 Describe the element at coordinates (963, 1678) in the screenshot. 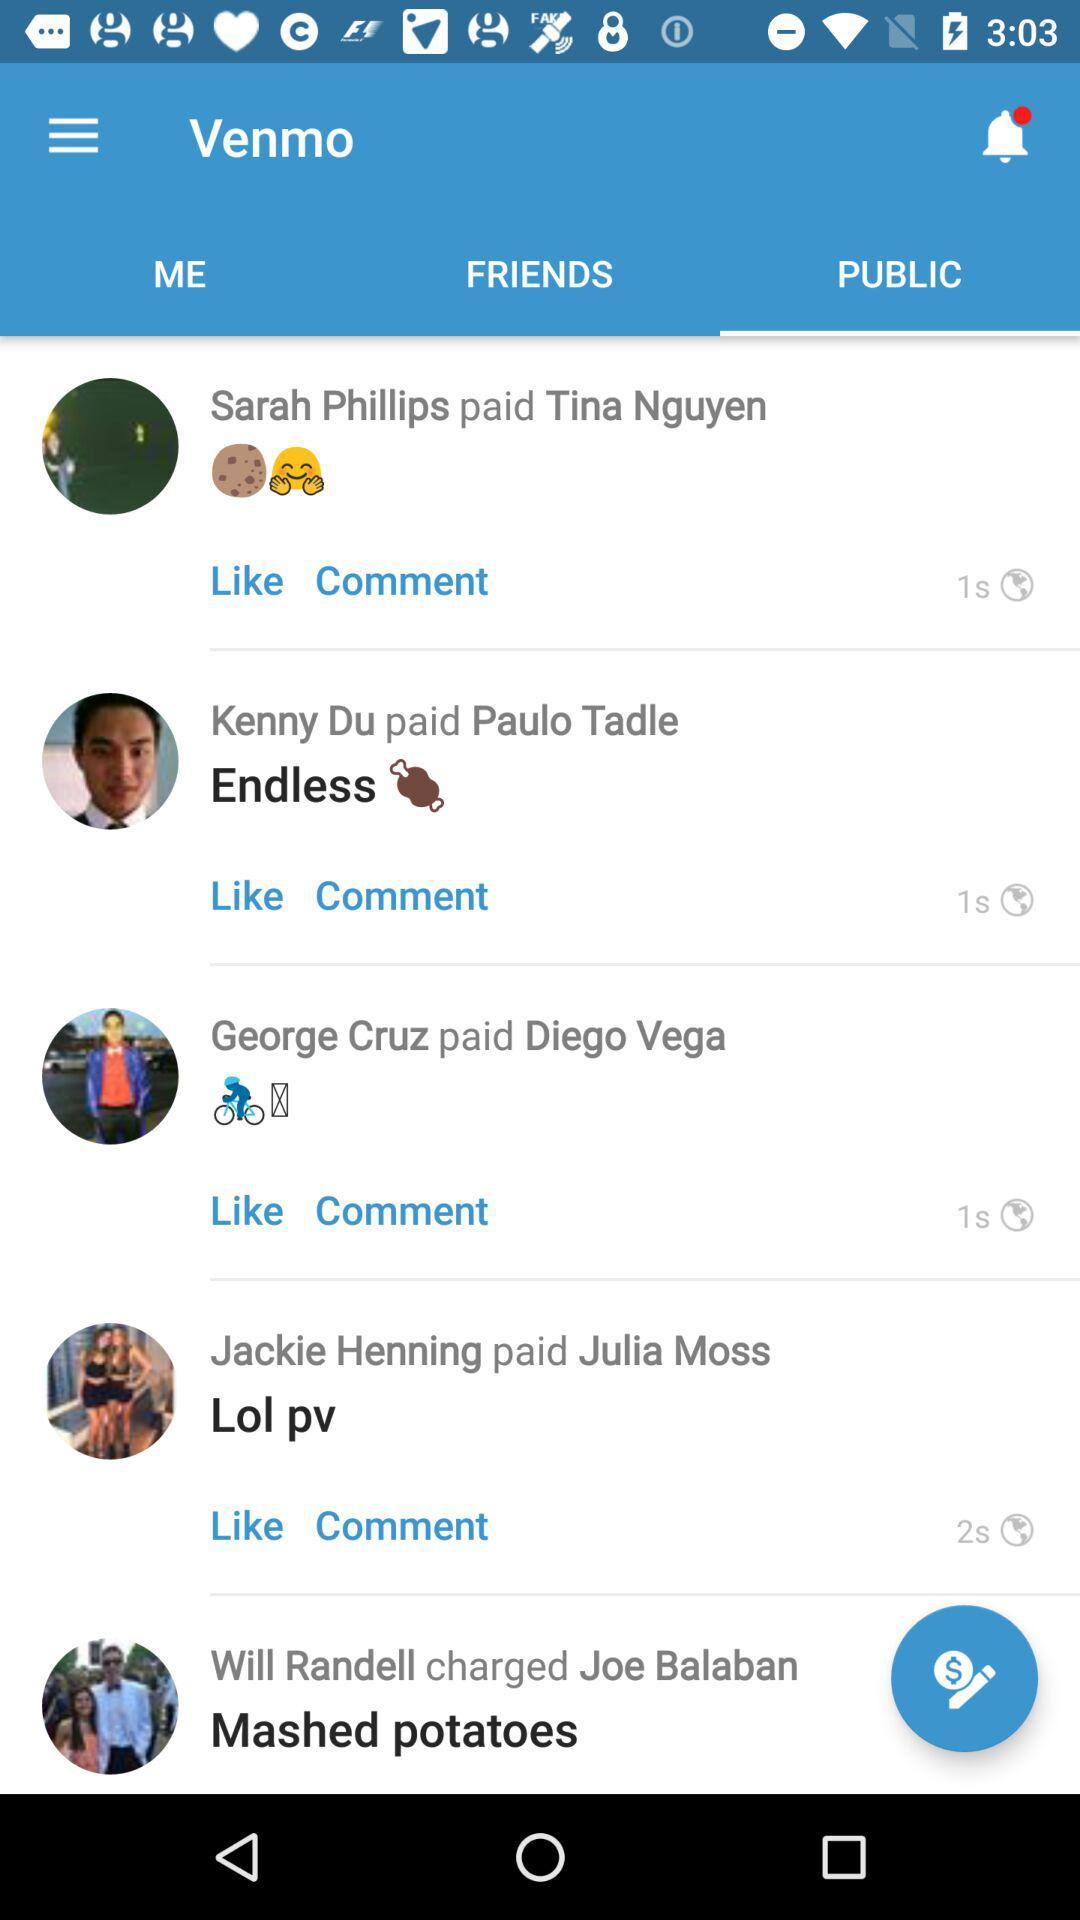

I see `send money` at that location.